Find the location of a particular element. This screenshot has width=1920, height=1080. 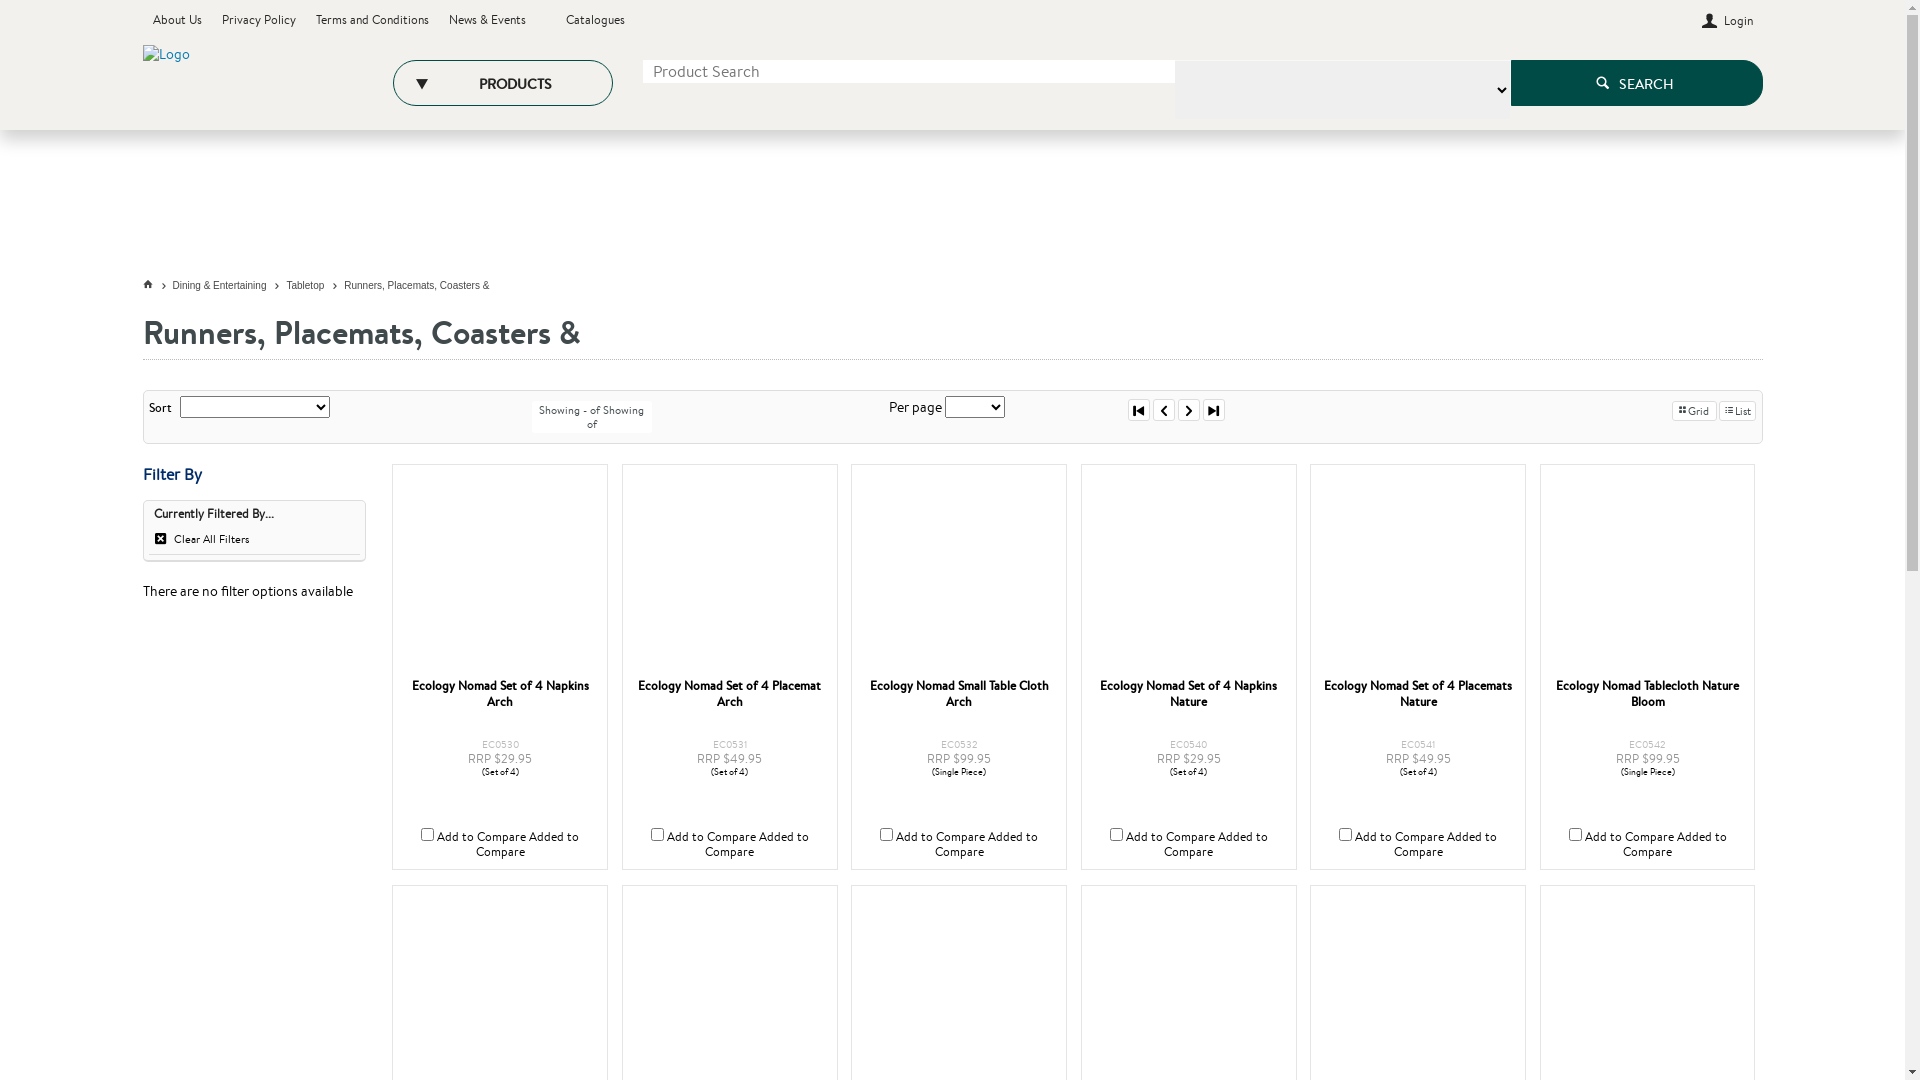

'Ecology Nomad Set of 4 Napkins Nature' is located at coordinates (1189, 571).